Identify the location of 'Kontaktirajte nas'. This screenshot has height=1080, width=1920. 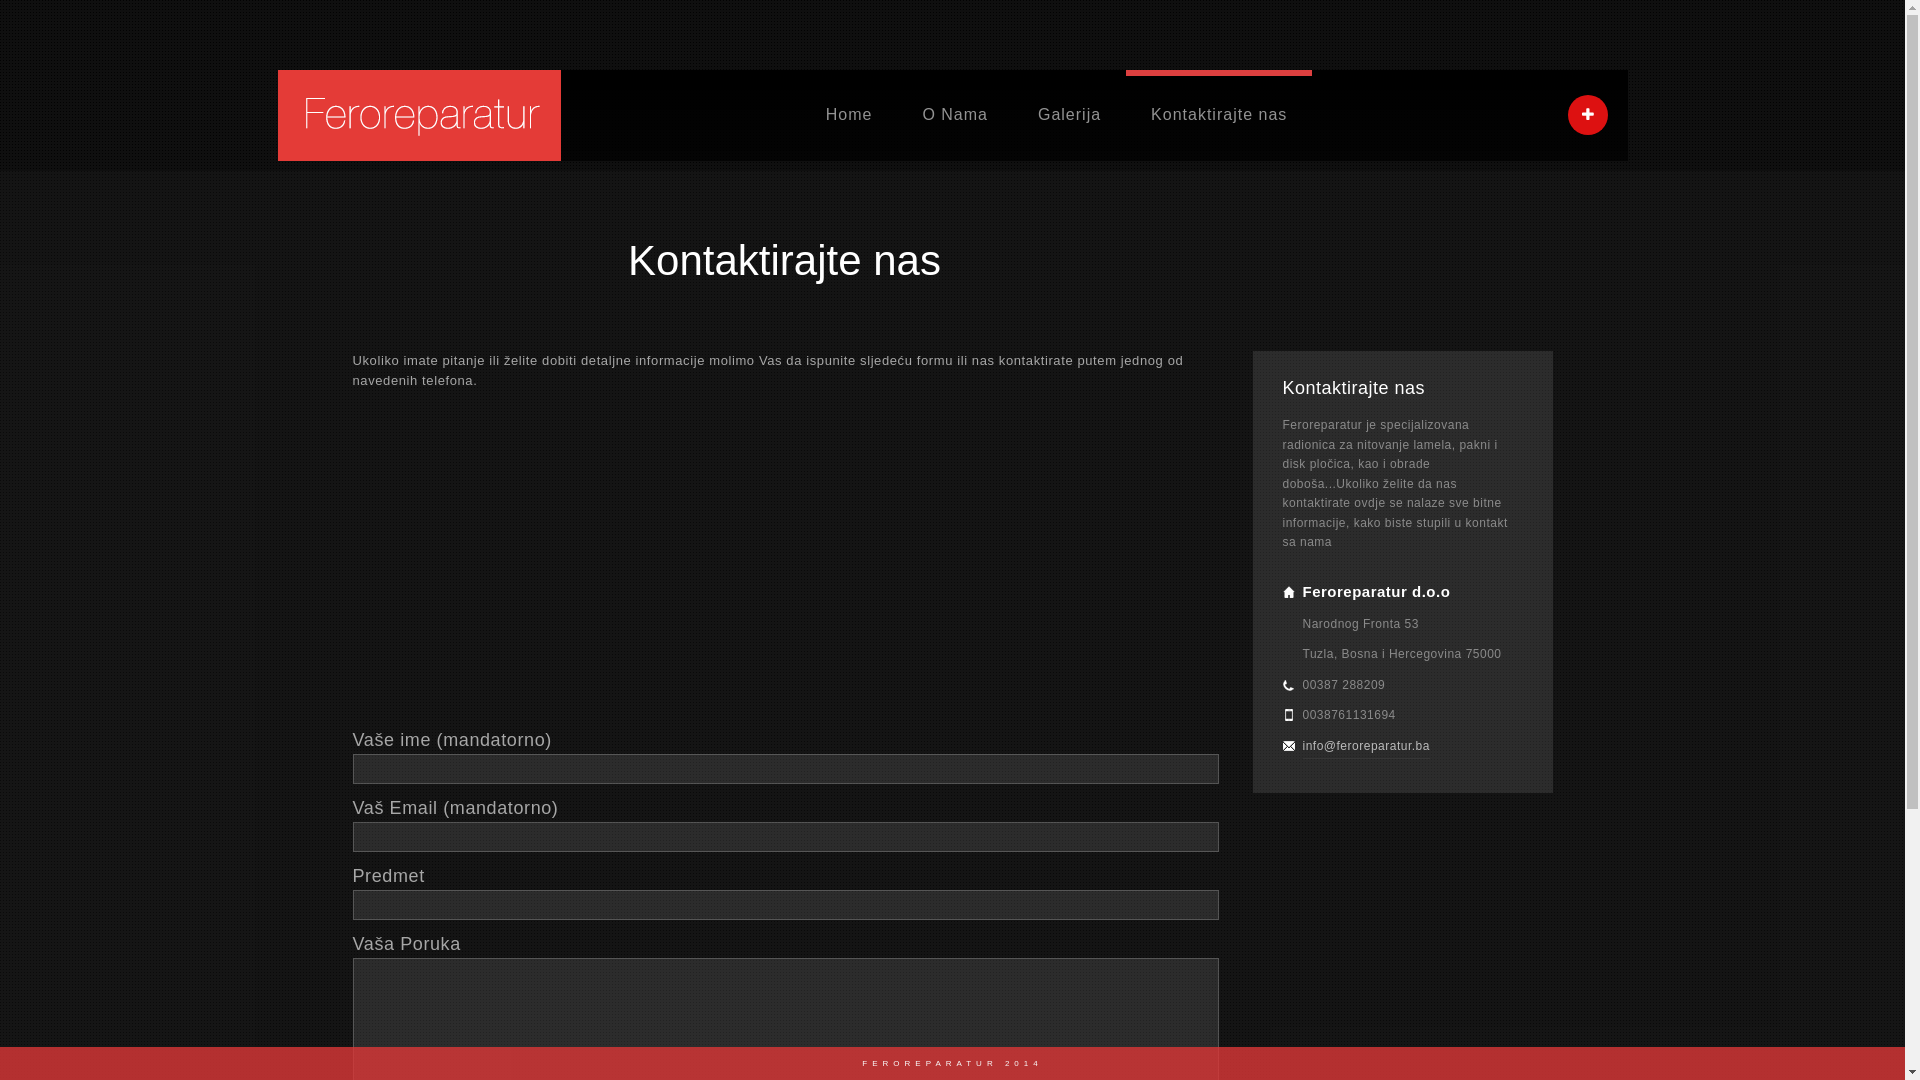
(1218, 115).